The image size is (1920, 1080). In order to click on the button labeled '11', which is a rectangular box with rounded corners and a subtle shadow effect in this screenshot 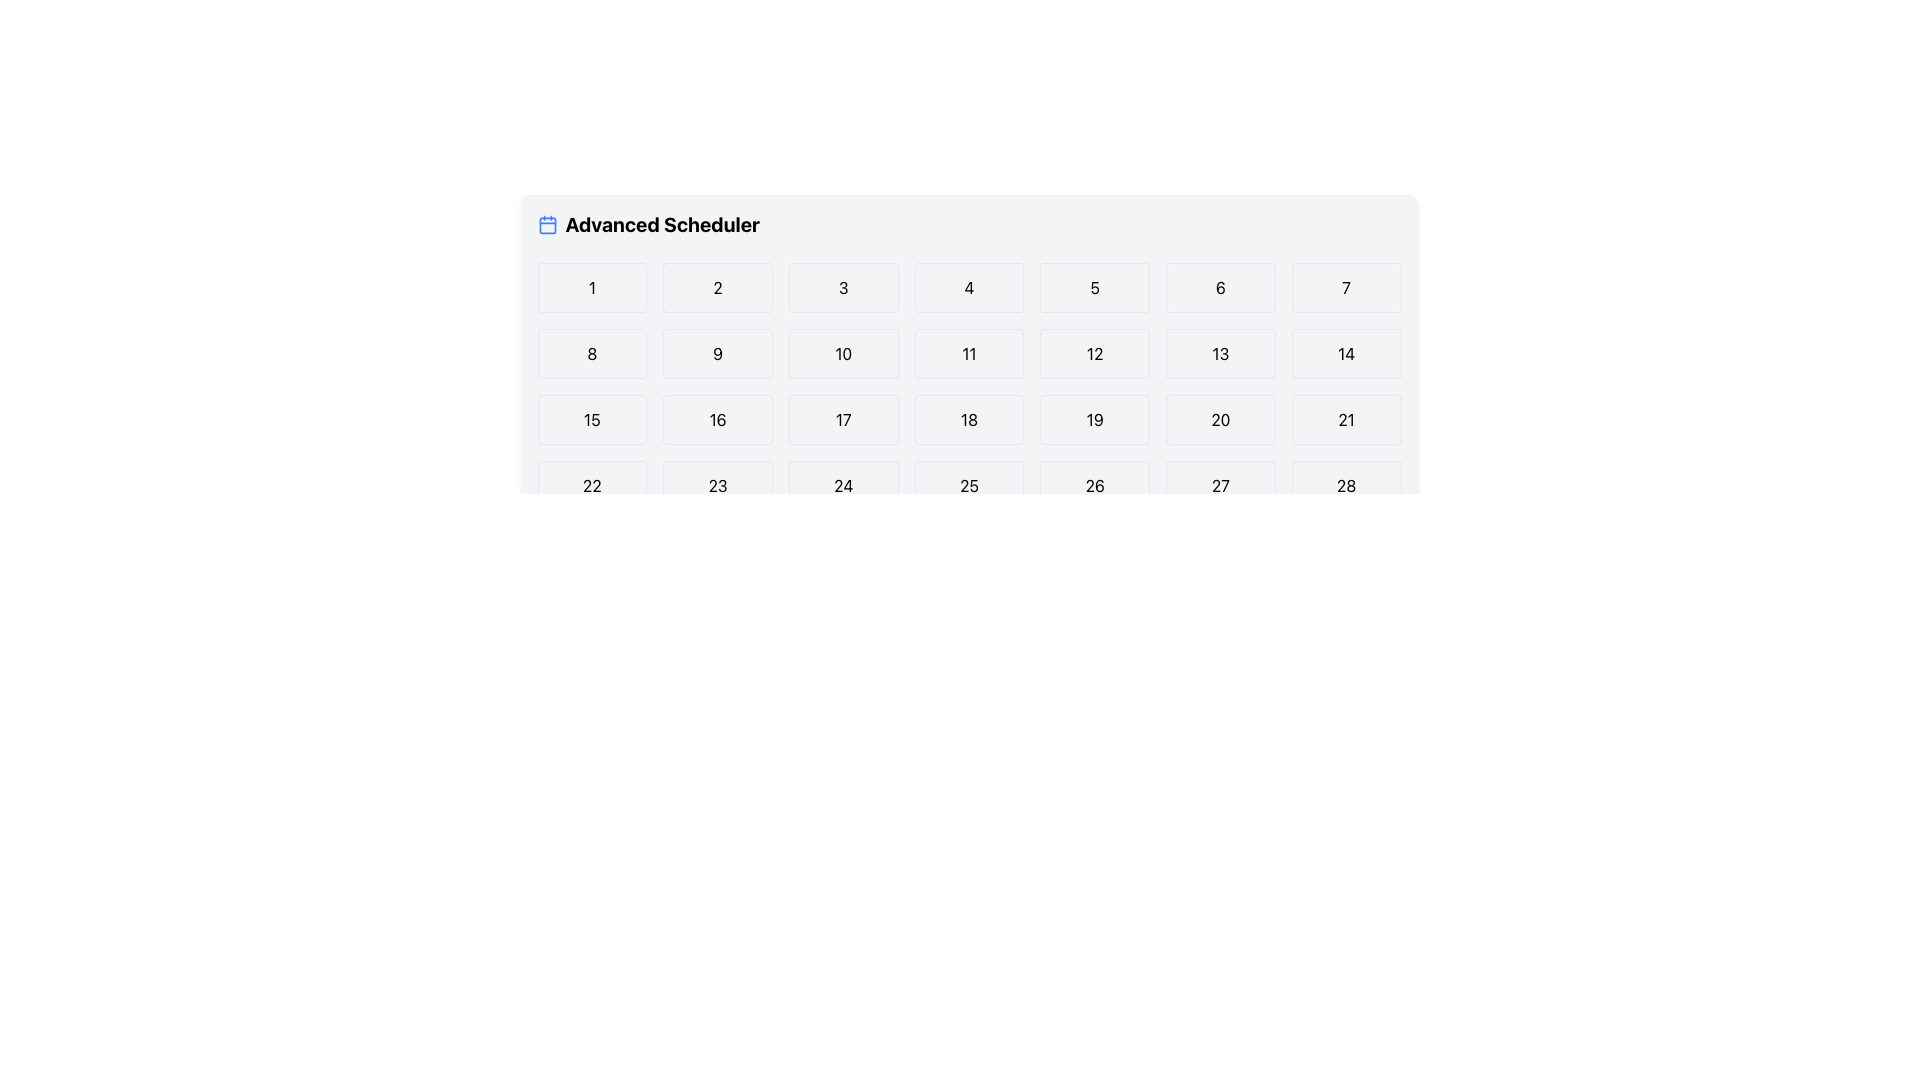, I will do `click(969, 353)`.